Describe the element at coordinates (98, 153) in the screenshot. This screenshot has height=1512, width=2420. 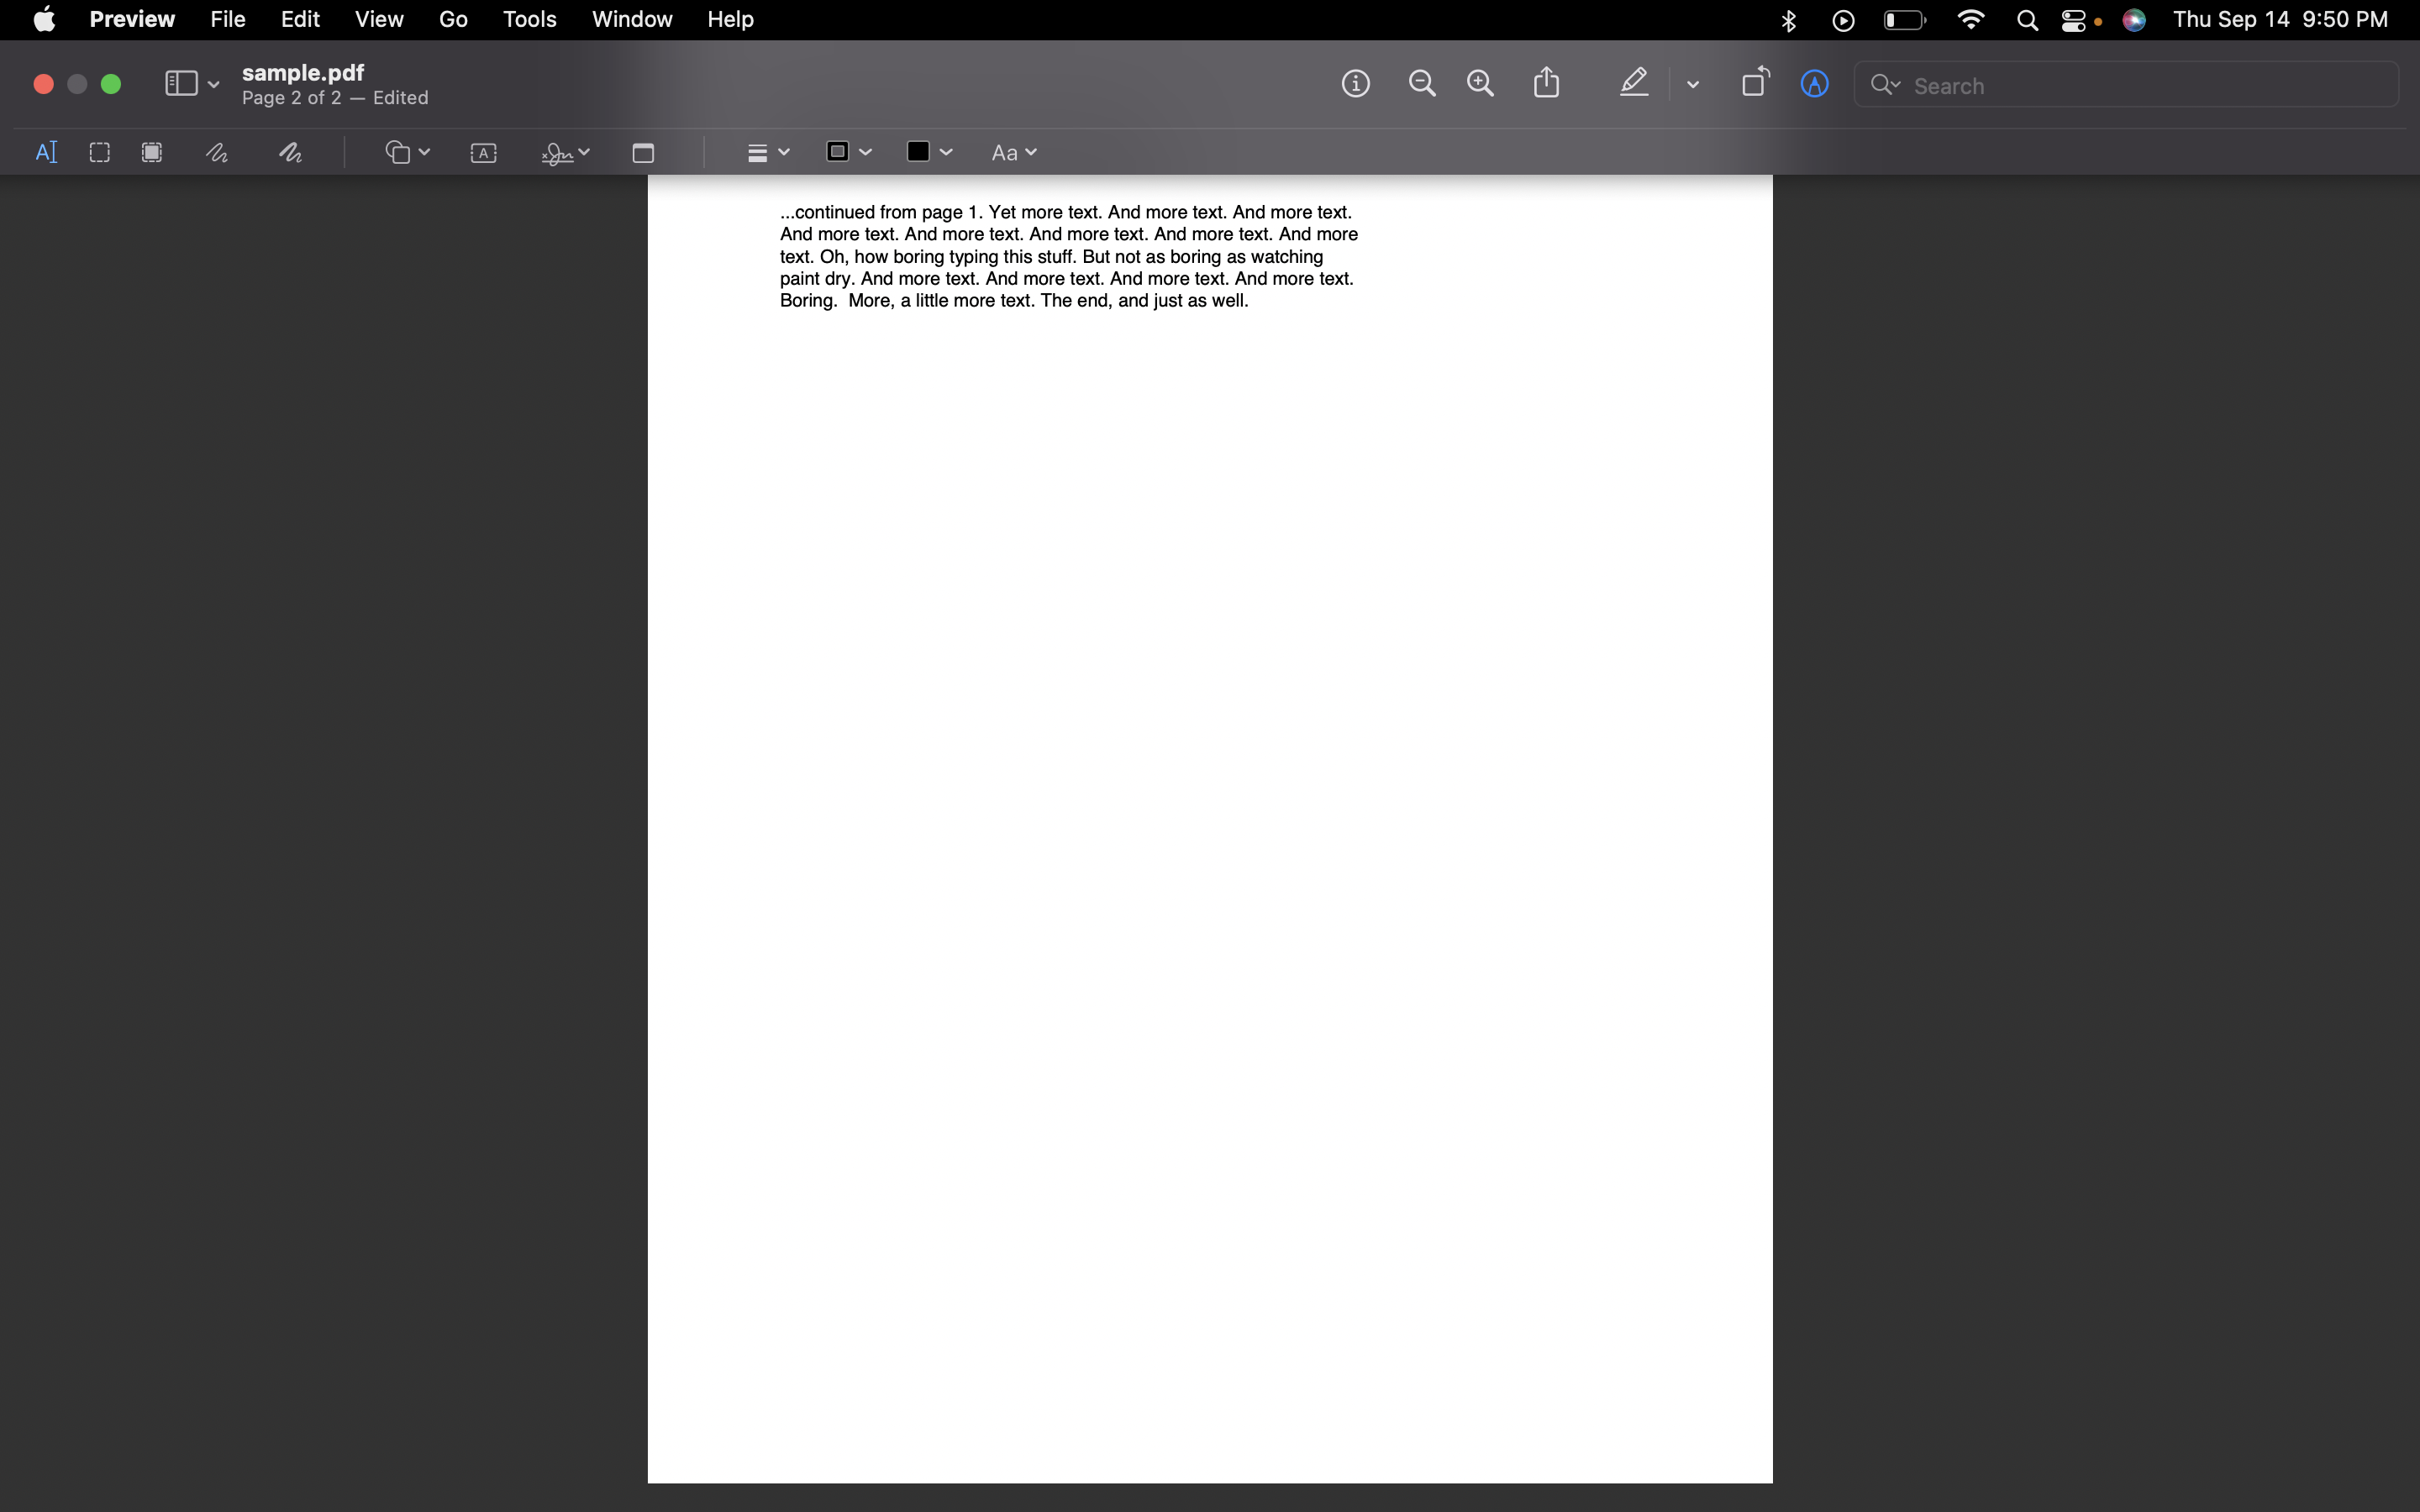
I see `the rectangular selection tool` at that location.